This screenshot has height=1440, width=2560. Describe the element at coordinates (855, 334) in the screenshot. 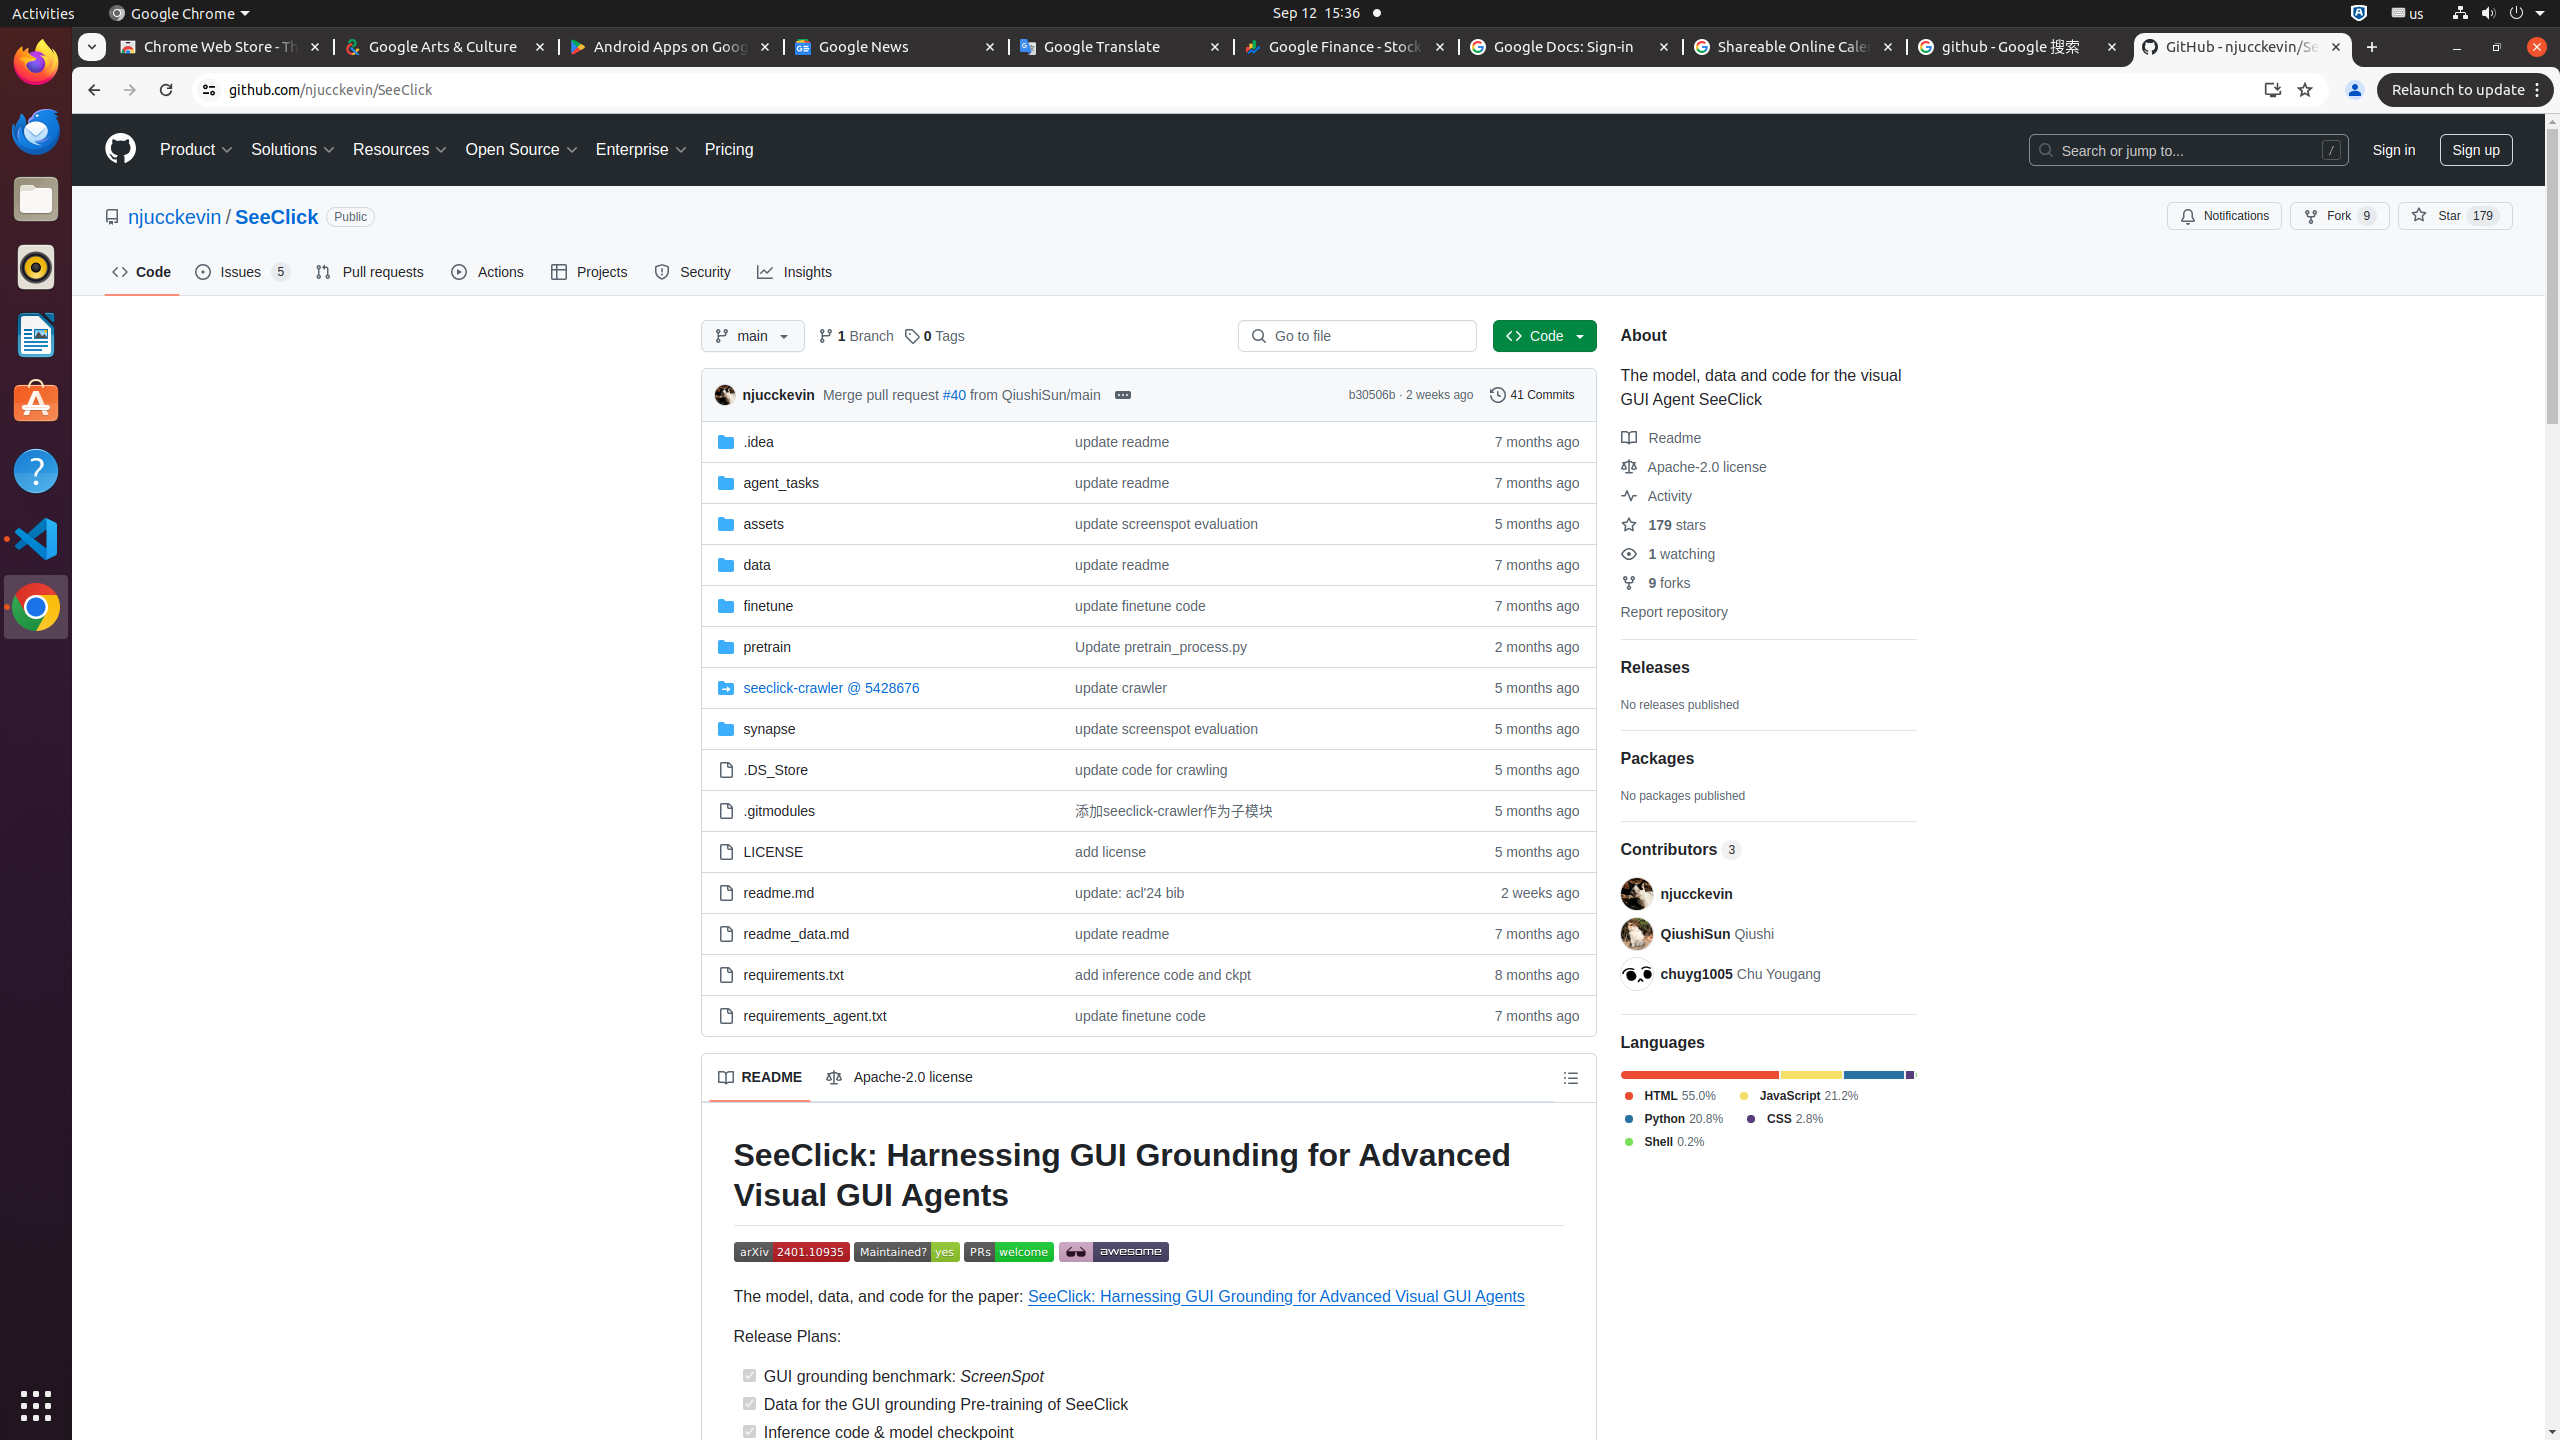

I see `'1 Branch'` at that location.